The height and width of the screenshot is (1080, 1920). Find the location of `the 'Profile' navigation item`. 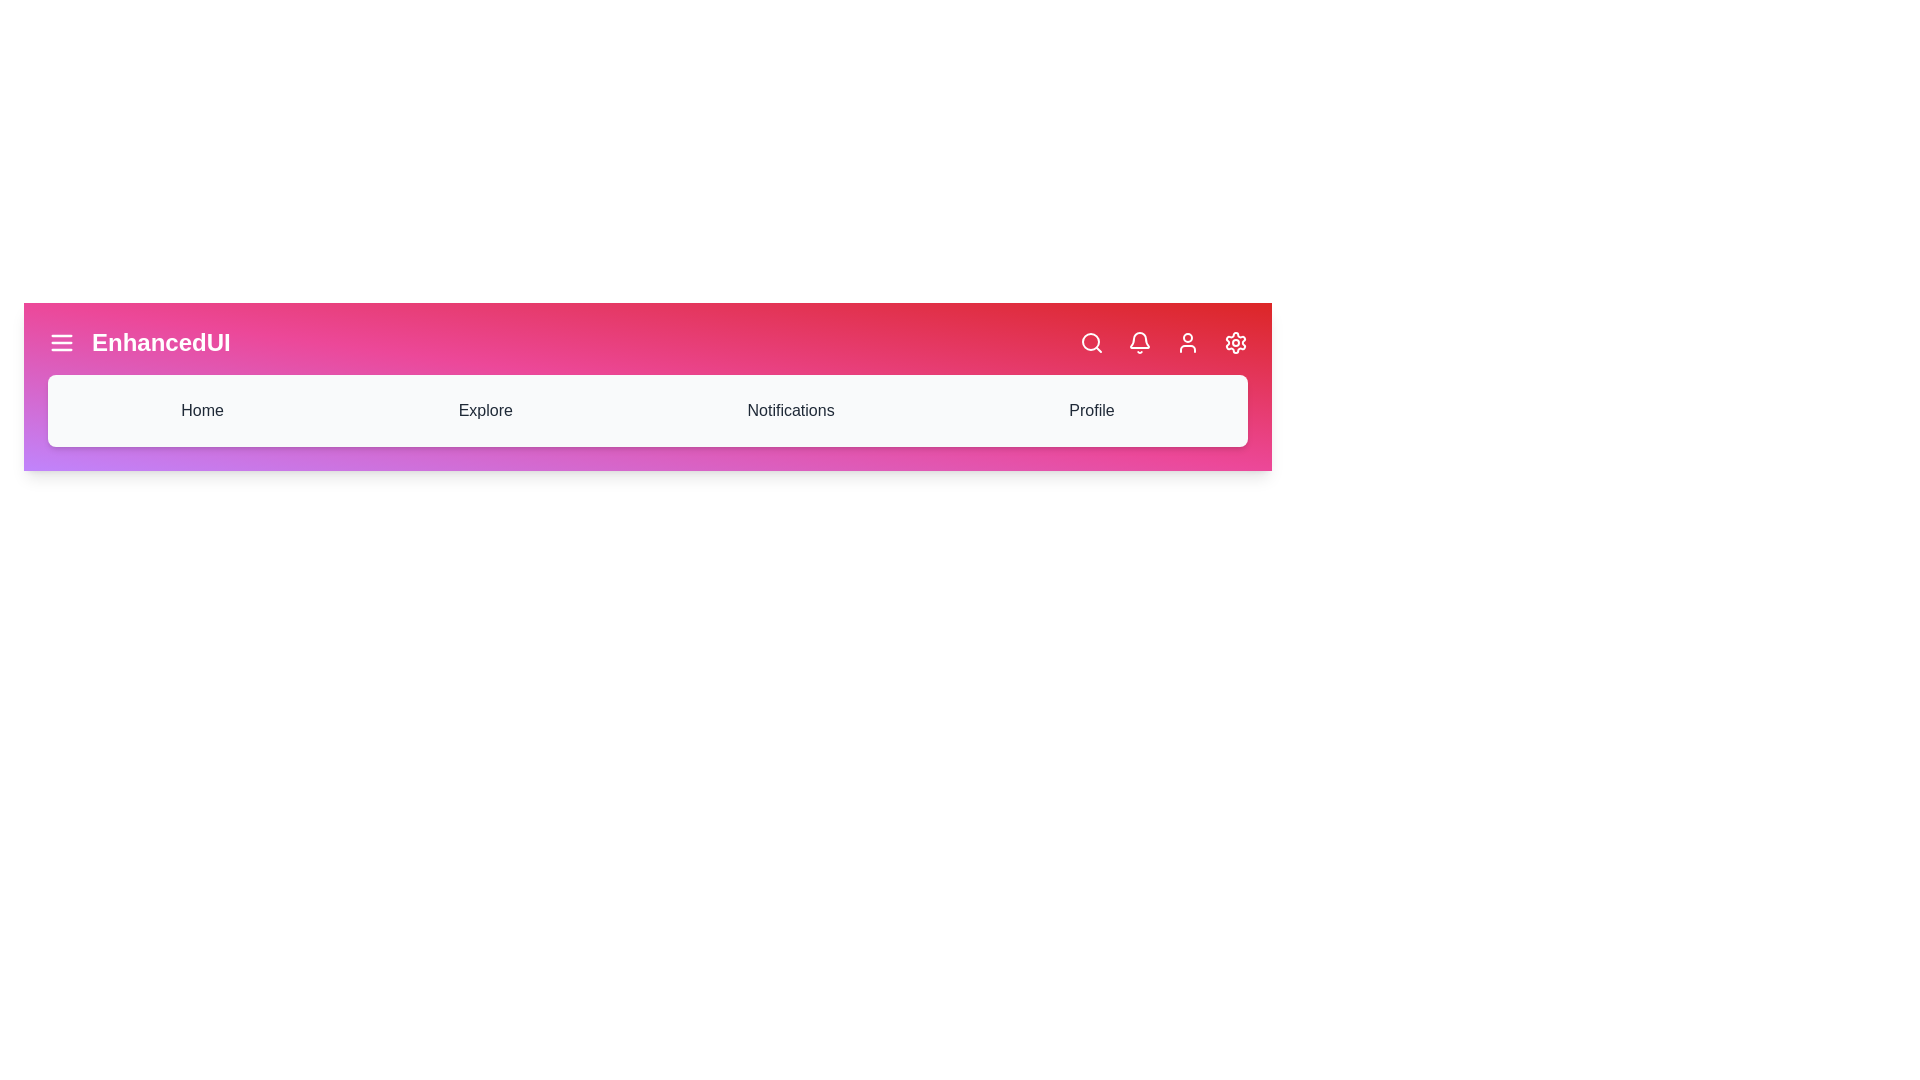

the 'Profile' navigation item is located at coordinates (1090, 410).